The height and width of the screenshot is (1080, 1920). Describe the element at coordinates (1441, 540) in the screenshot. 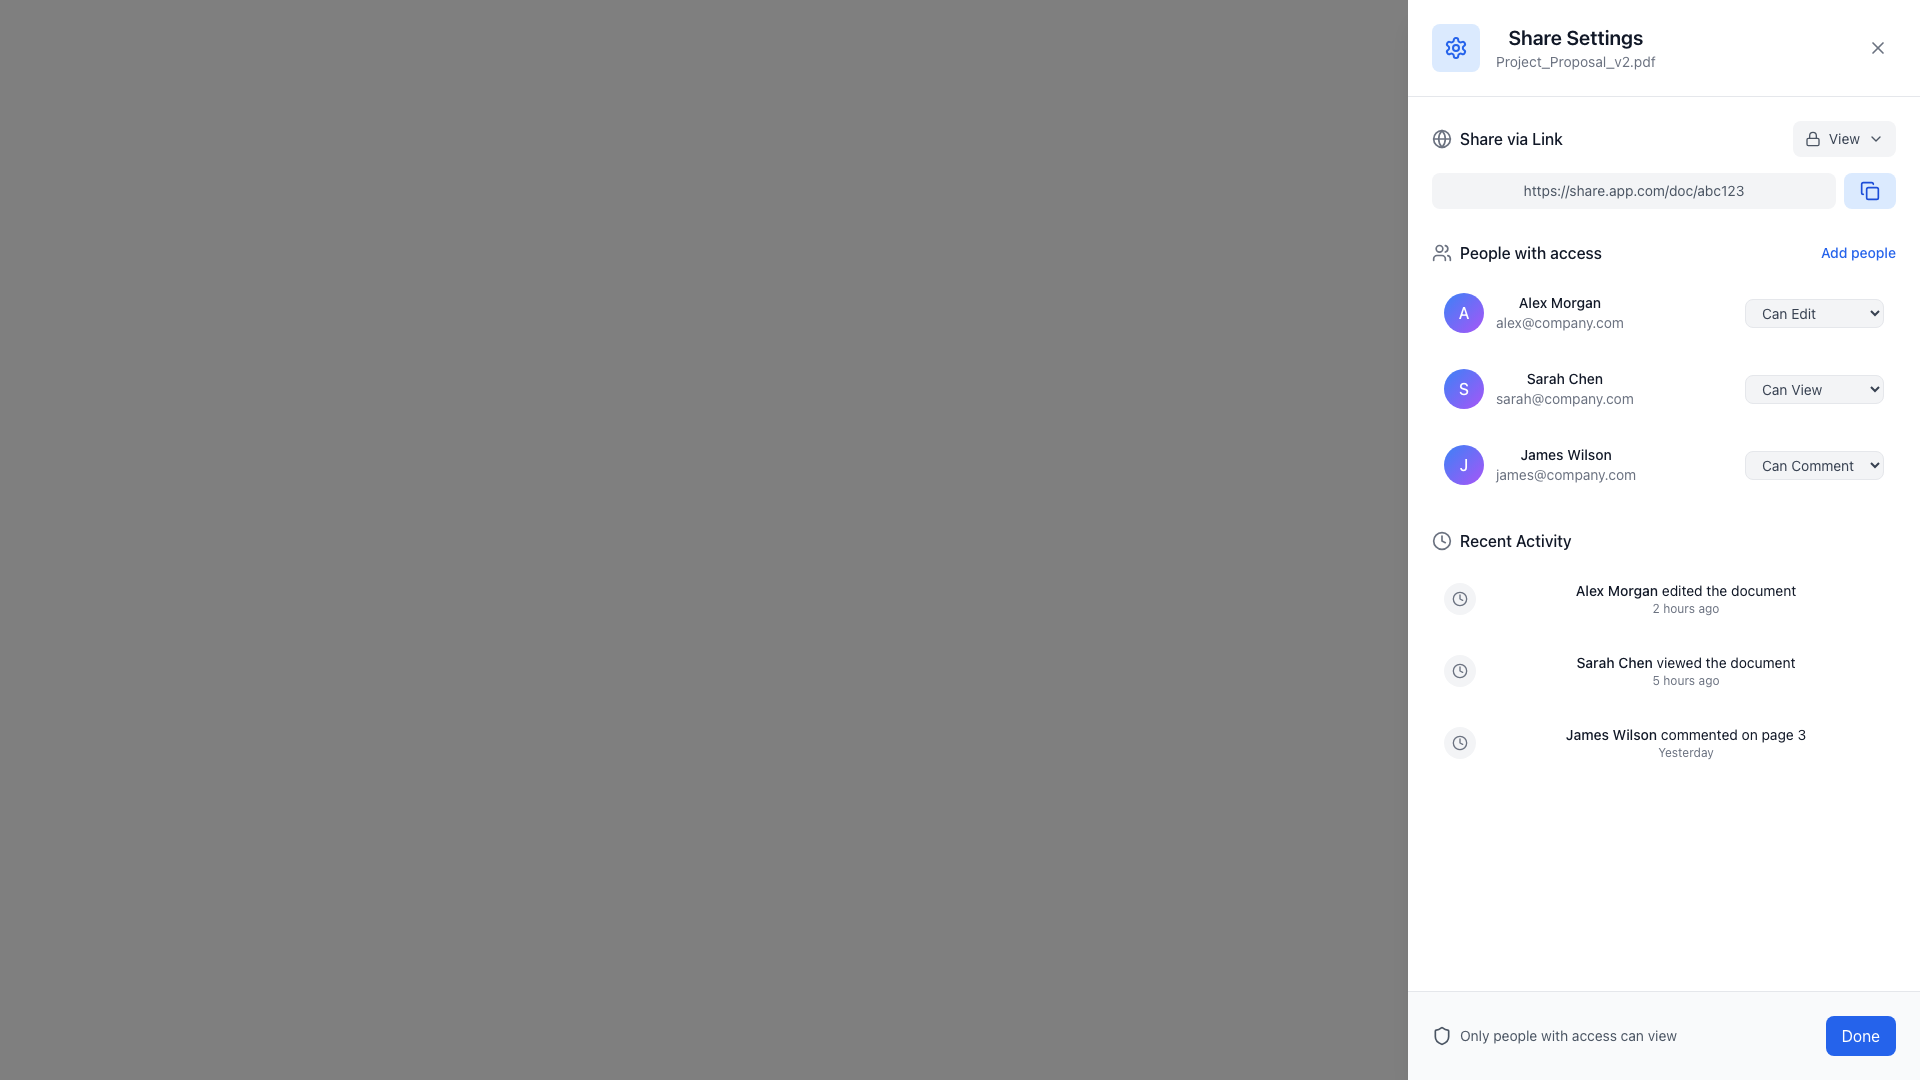

I see `the circular decorative vector shape that is part of the clock icon located` at that location.